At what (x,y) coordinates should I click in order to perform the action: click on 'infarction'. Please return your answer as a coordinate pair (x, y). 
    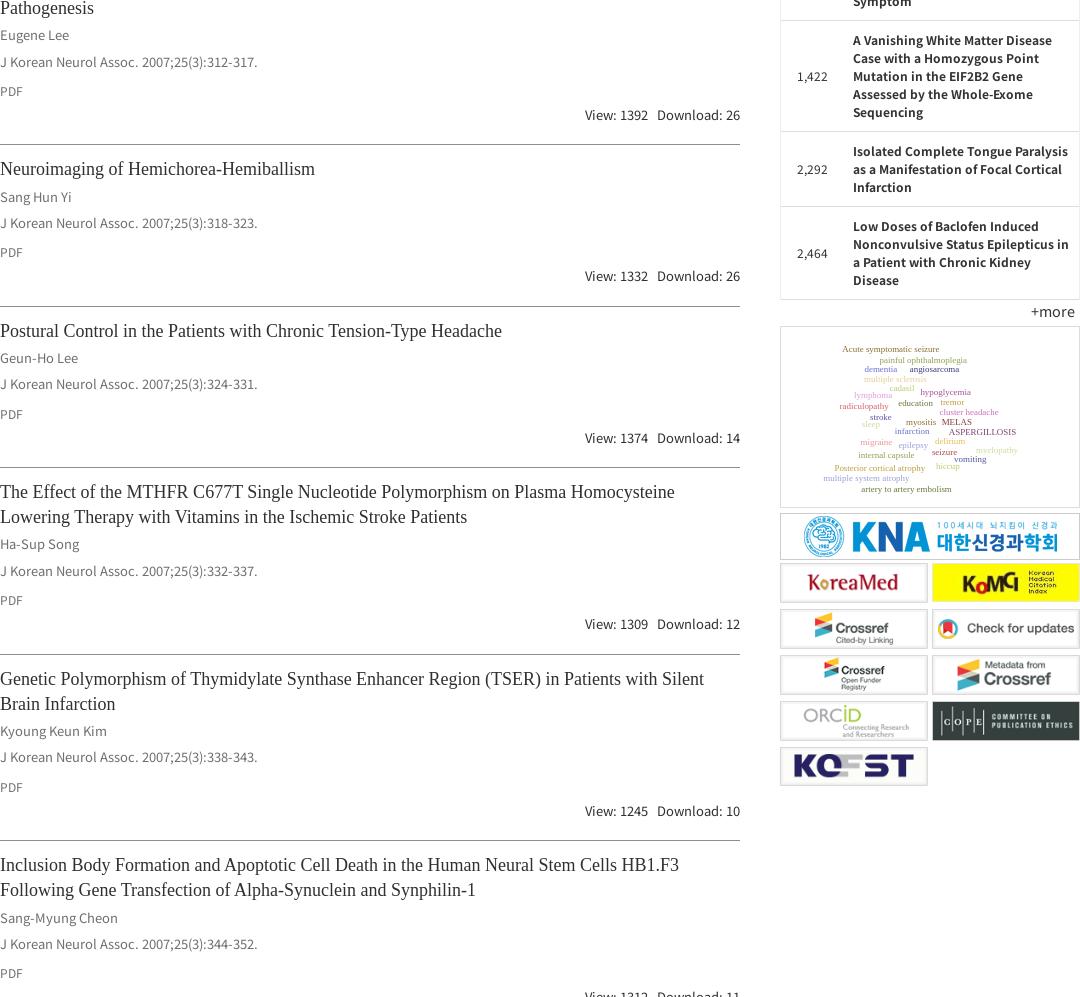
    Looking at the image, I should click on (979, 407).